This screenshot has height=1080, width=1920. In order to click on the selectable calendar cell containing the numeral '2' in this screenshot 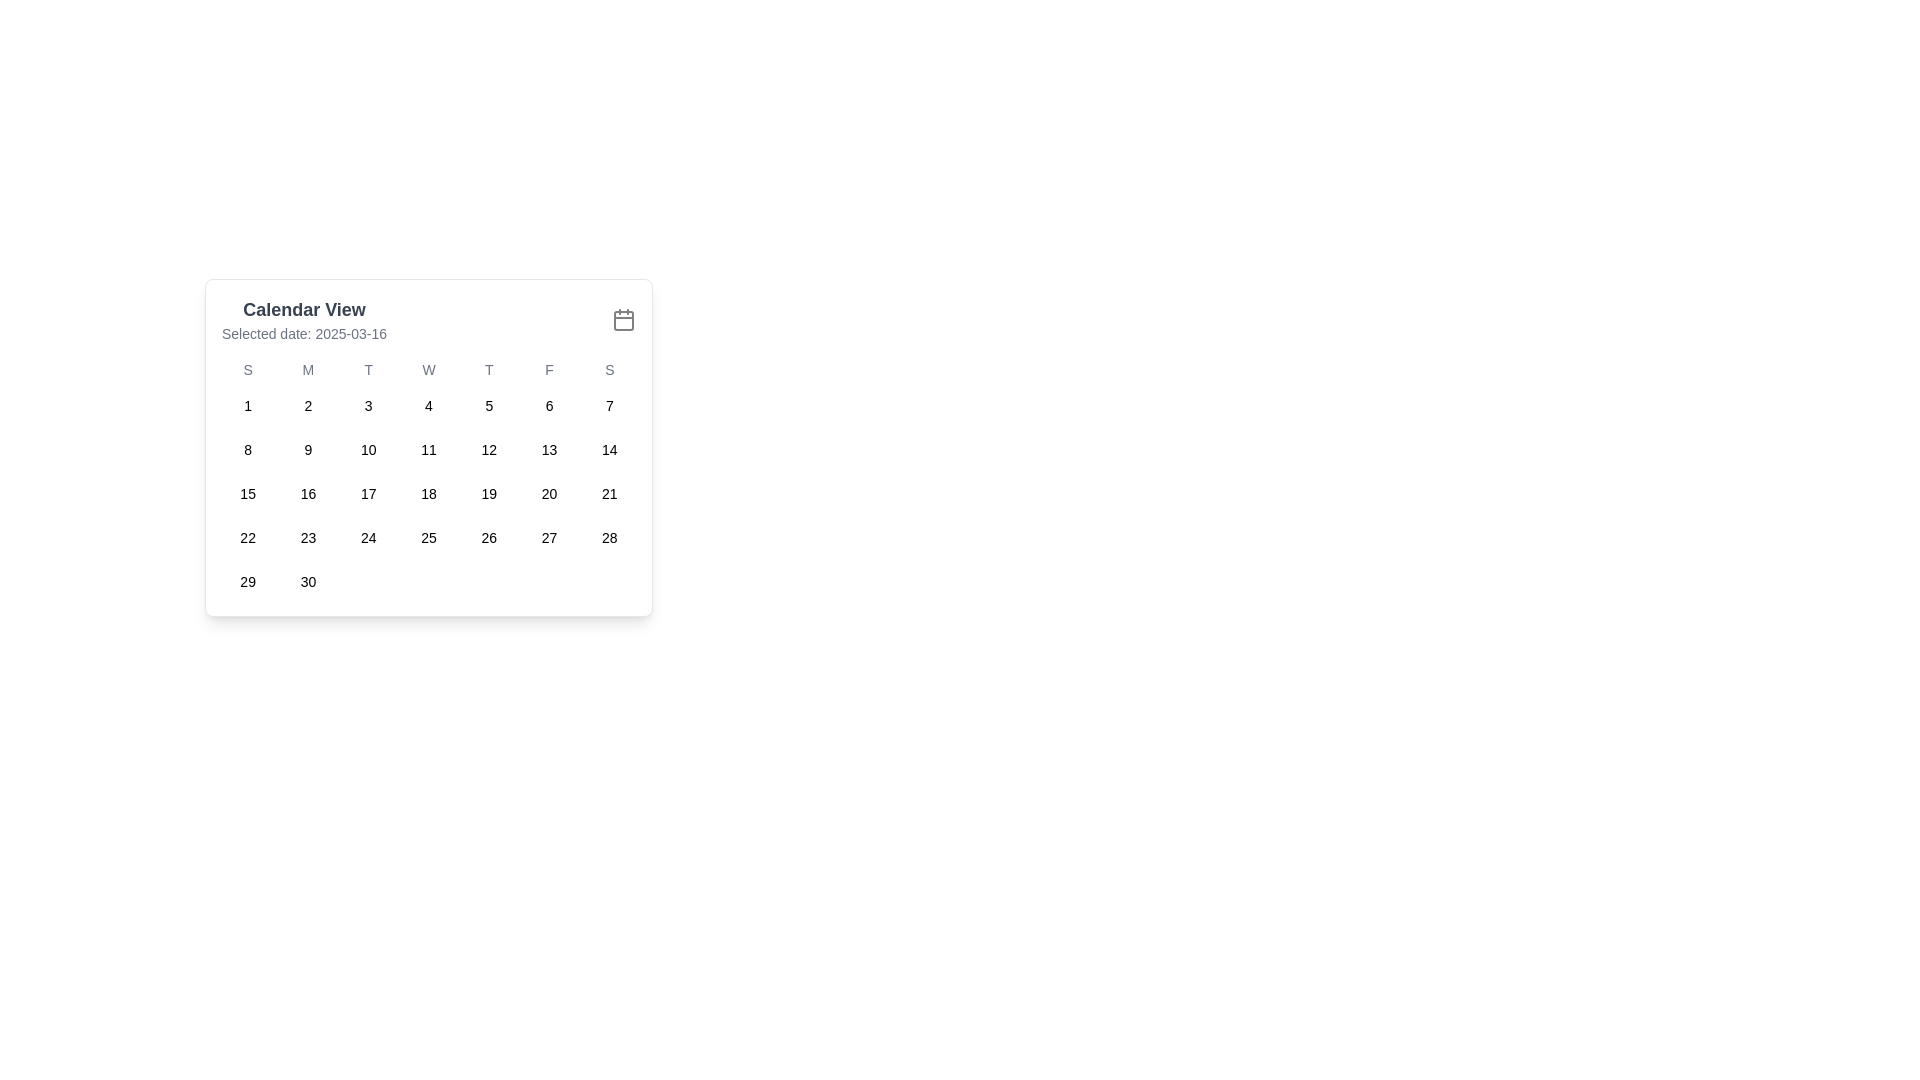, I will do `click(307, 405)`.